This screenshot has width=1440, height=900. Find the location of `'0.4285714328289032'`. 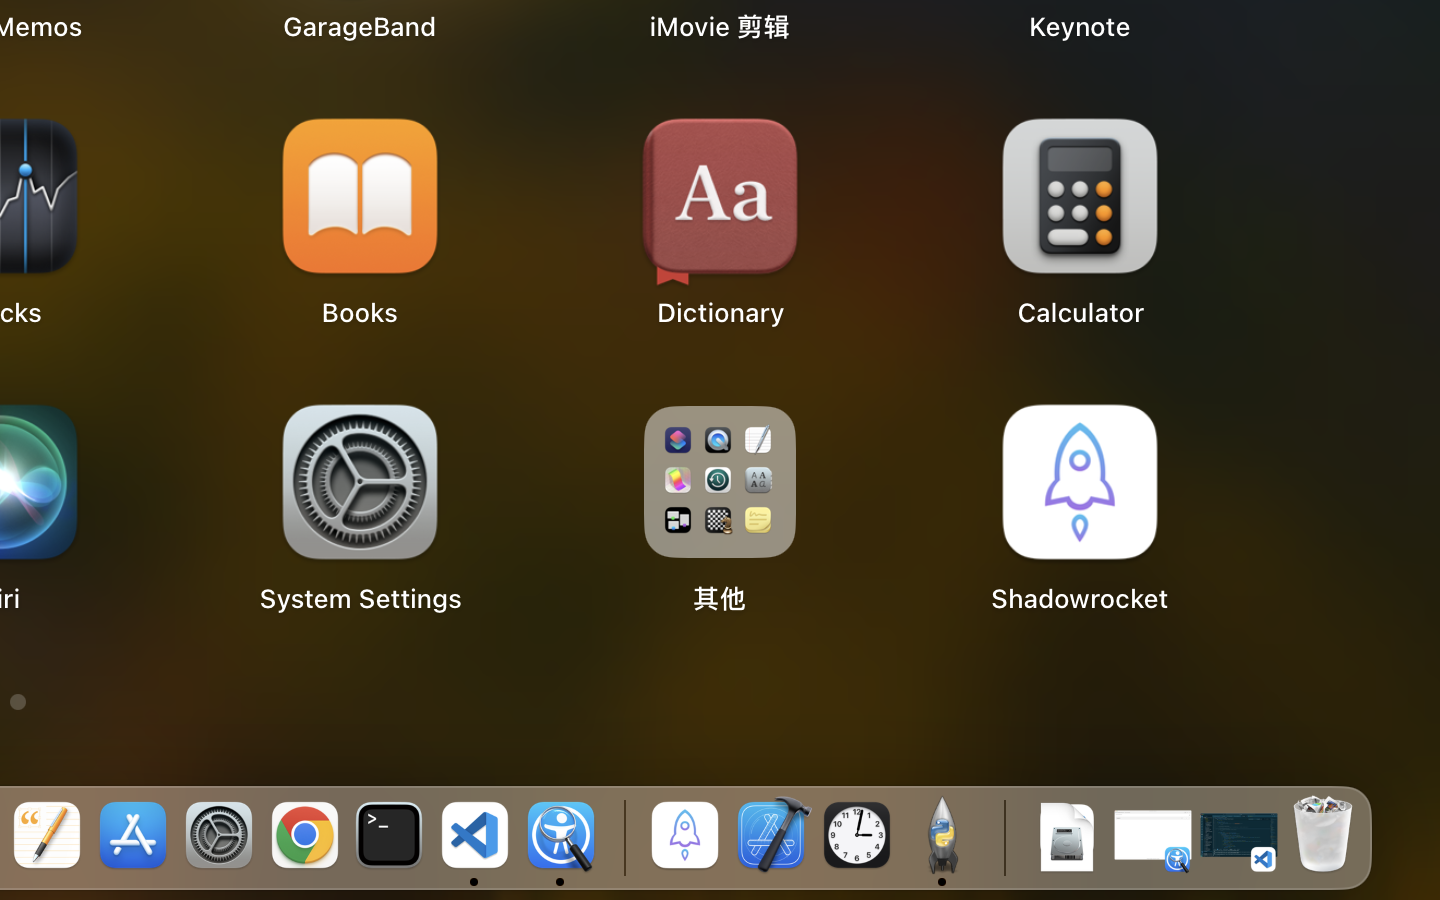

'0.4285714328289032' is located at coordinates (620, 837).